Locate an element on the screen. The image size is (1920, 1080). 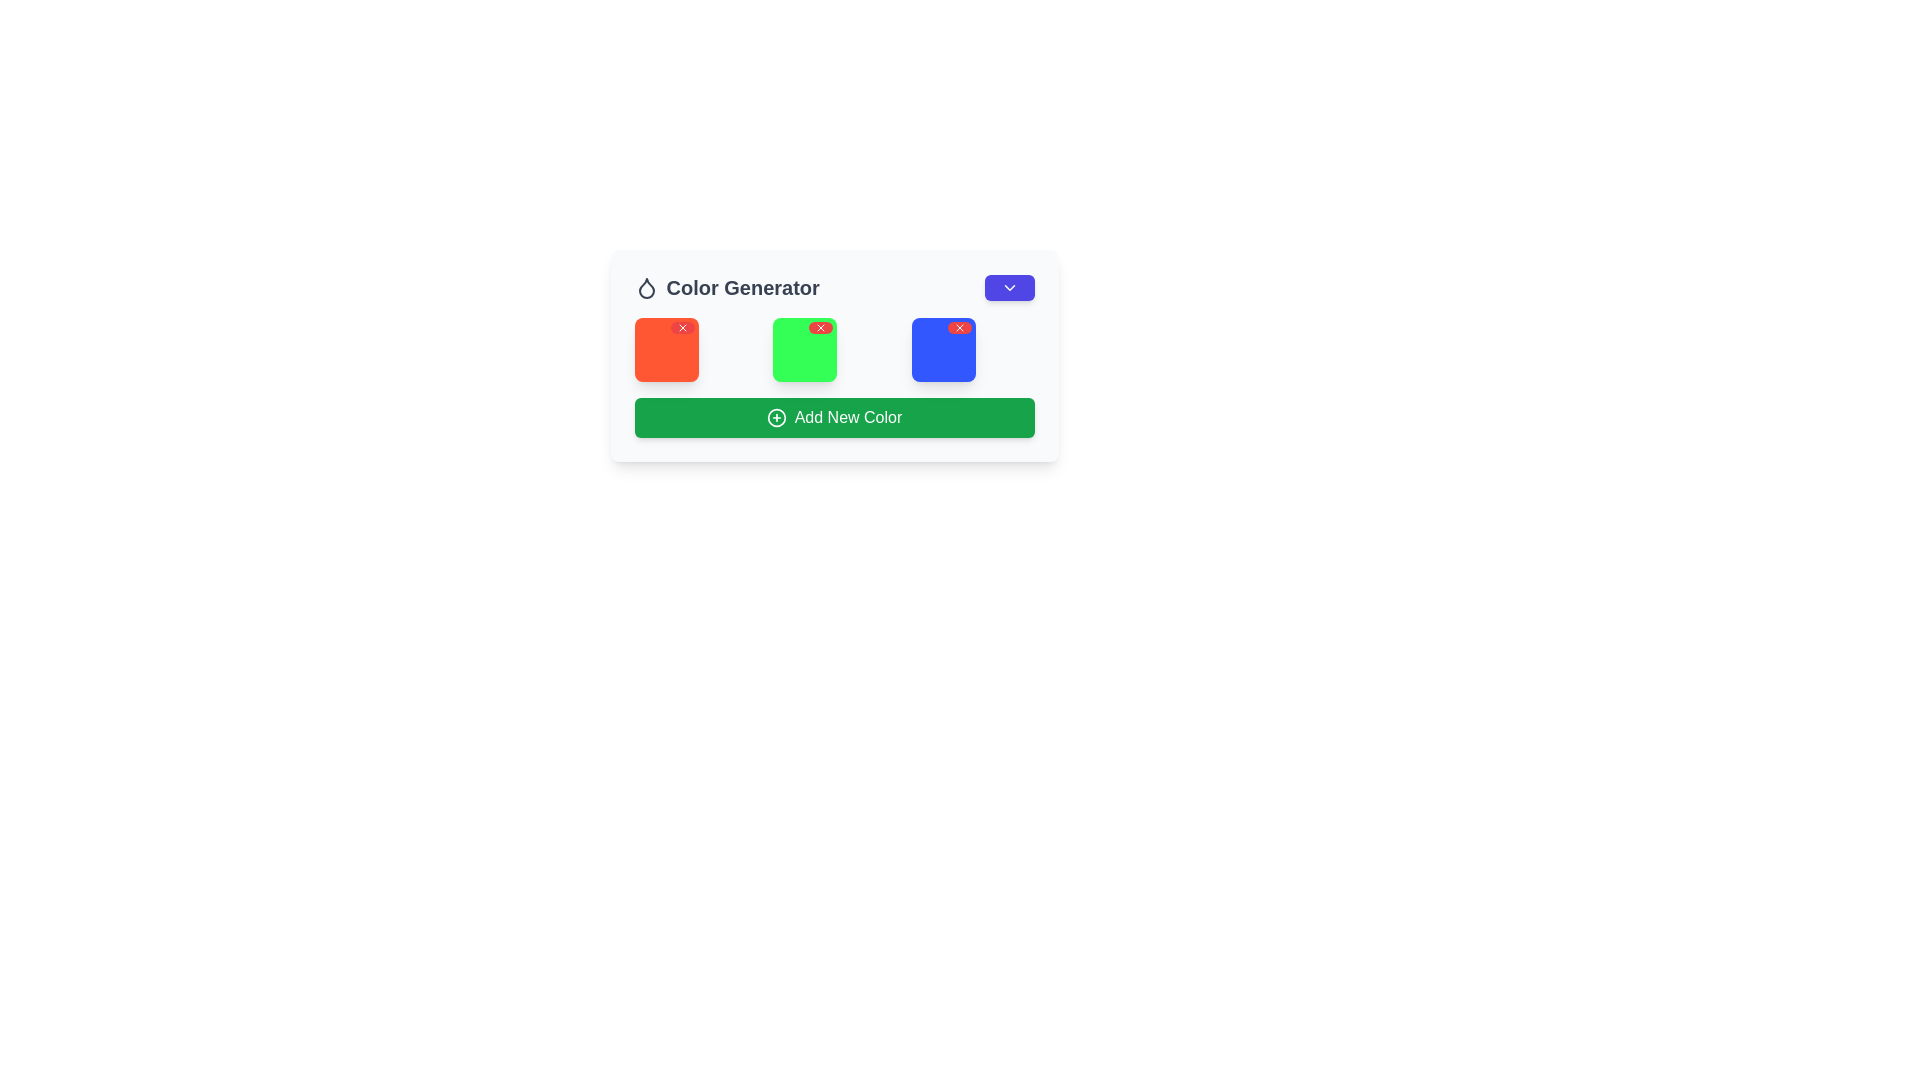
the small circular red button with a white cross icon located in the top-right corner of the middle green square in the grid is located at coordinates (821, 326).